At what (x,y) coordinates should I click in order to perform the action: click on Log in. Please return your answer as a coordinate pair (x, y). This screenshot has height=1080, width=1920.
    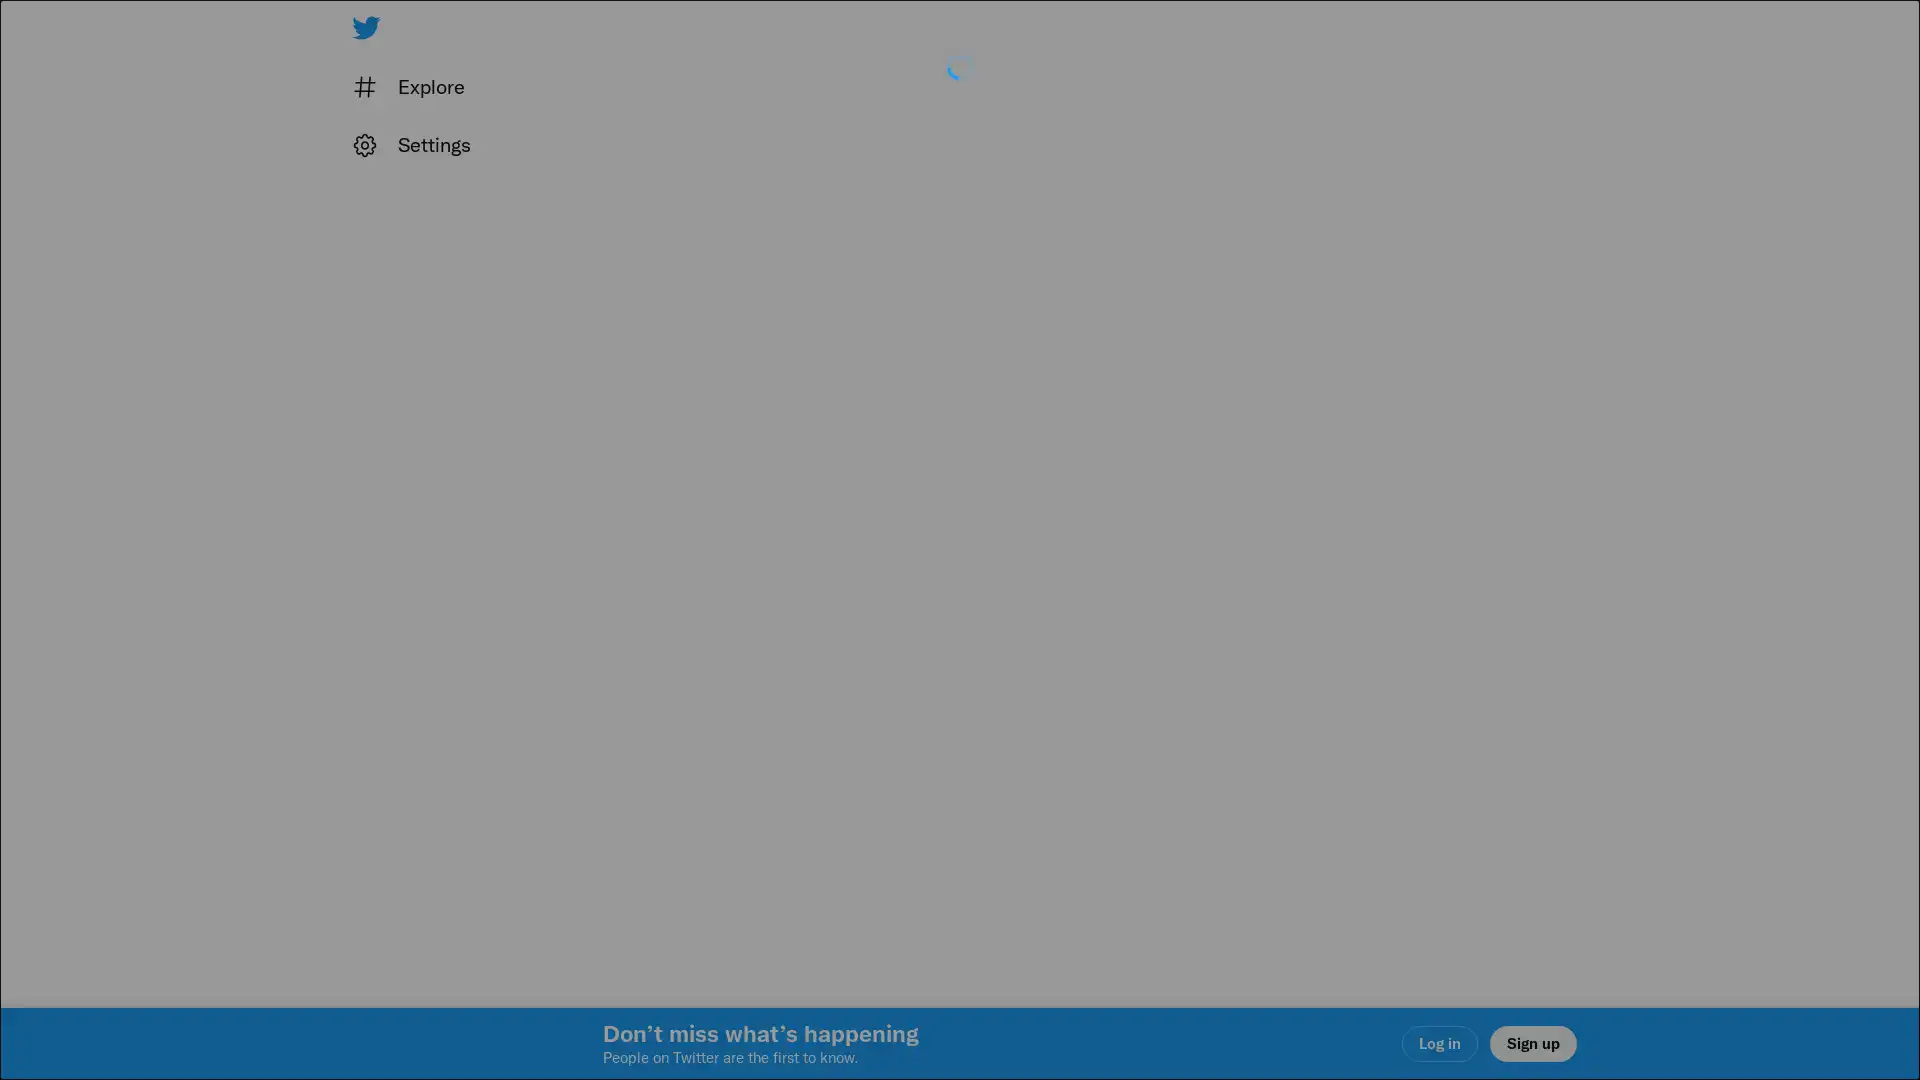
    Looking at the image, I should click on (1200, 681).